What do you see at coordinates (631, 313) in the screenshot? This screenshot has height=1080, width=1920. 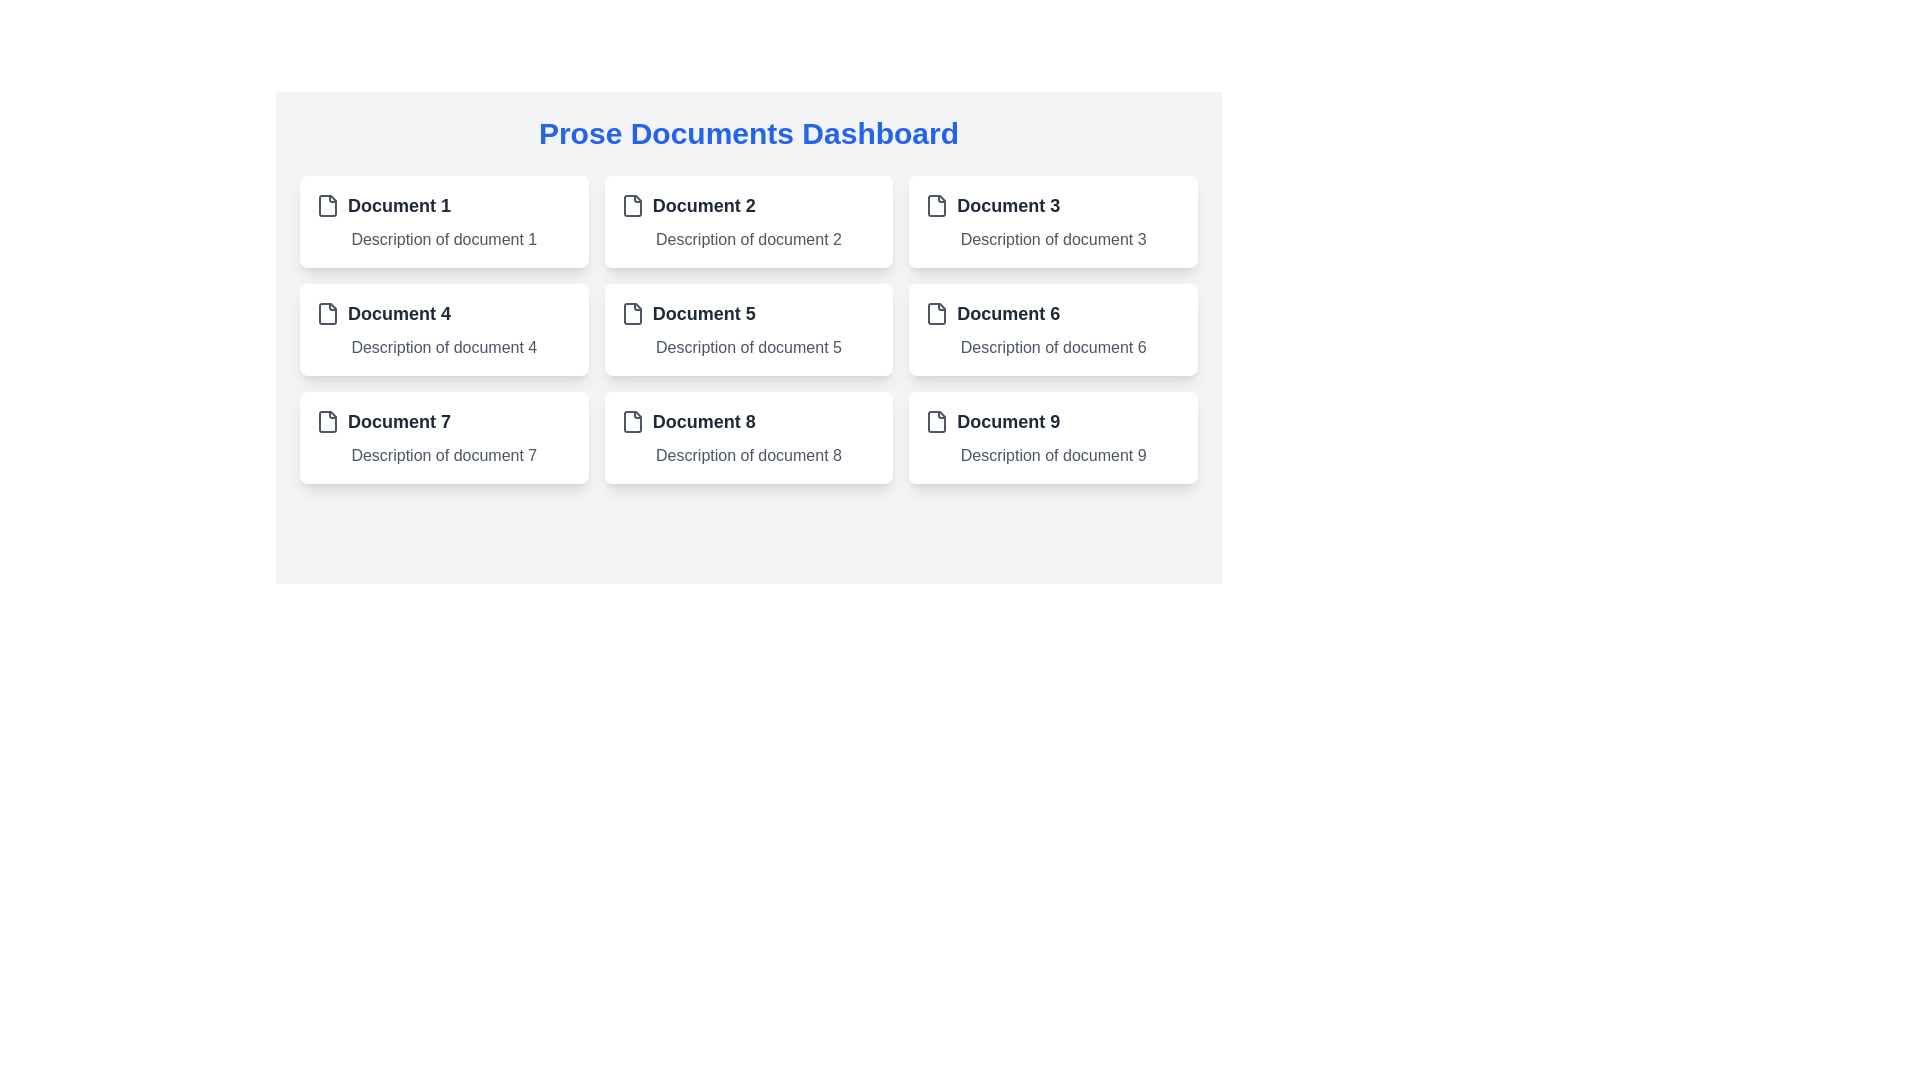 I see `the file/document icon, which is a minimalistic gray outline of a page with a folded corner, located to the left of the text 'Document 5' within the card labeled 'Document 5'` at bounding box center [631, 313].